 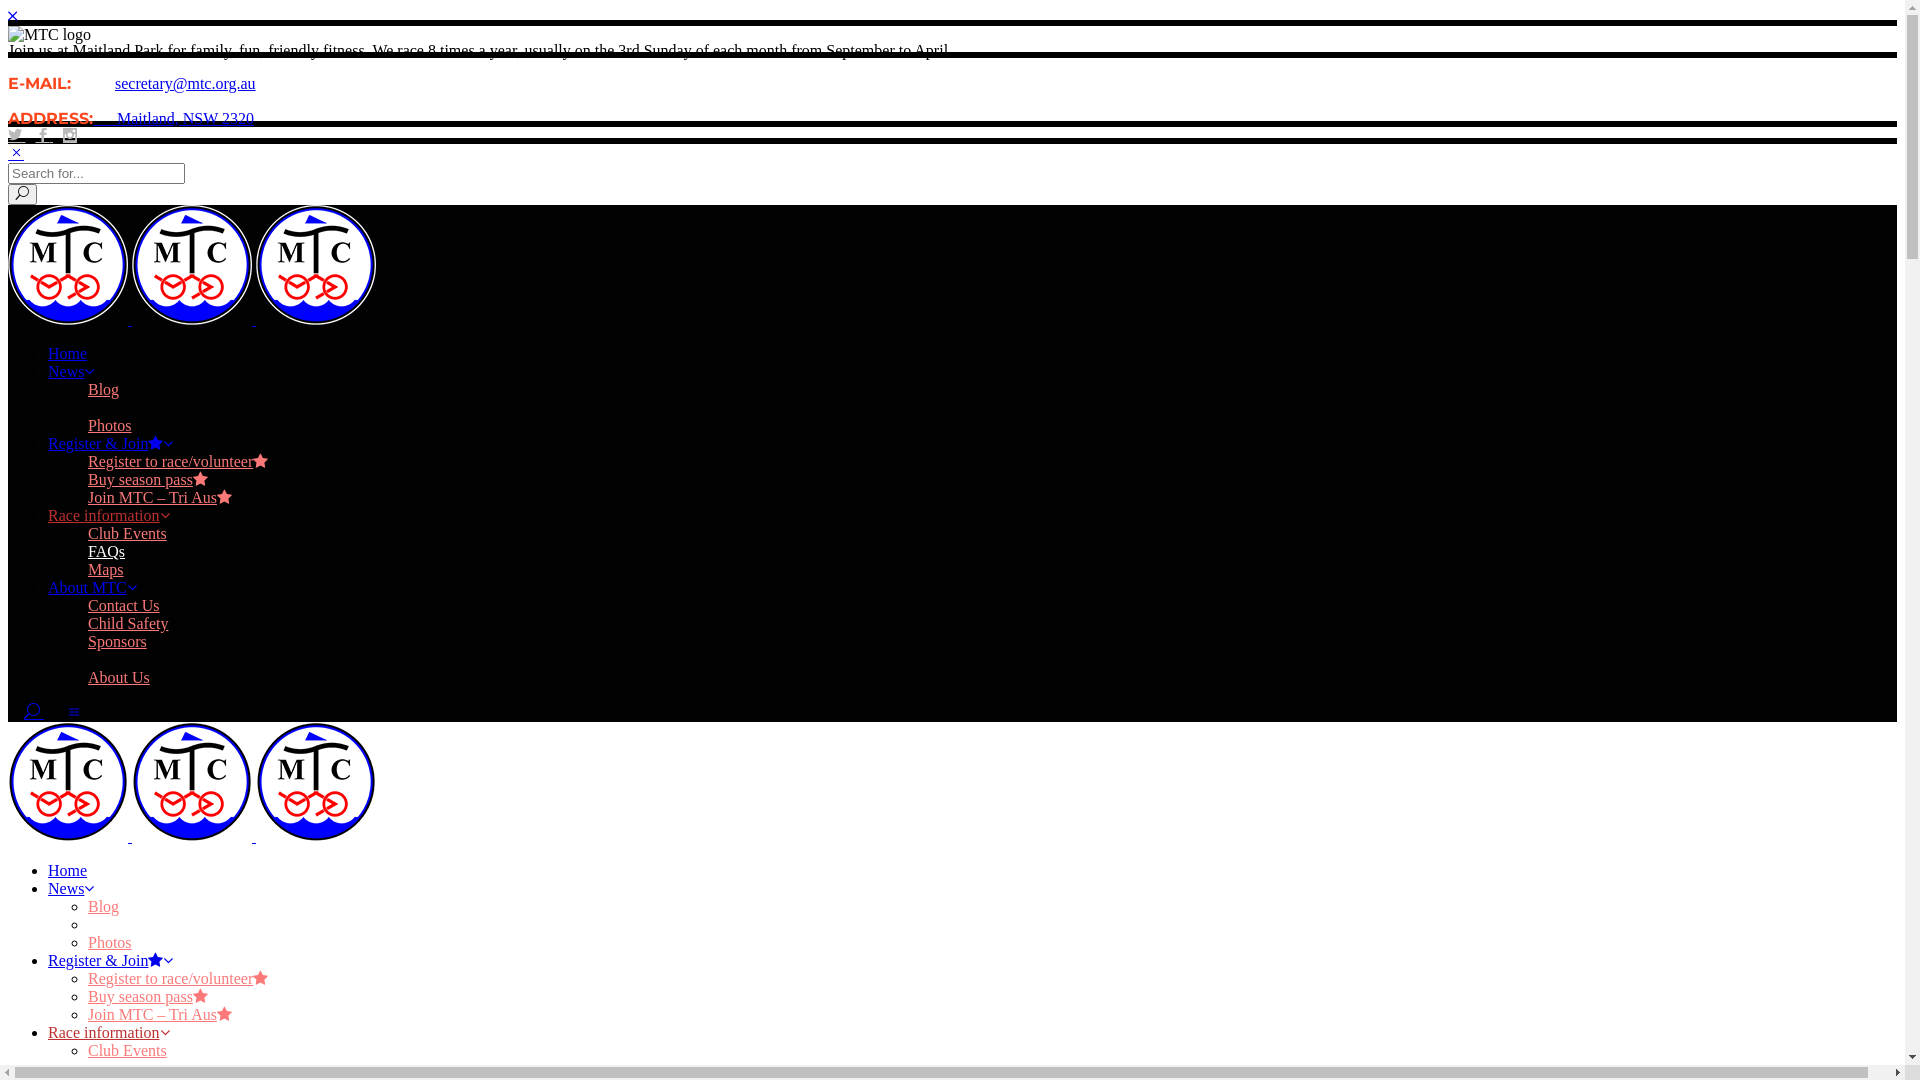 What do you see at coordinates (105, 551) in the screenshot?
I see `'FAQs'` at bounding box center [105, 551].